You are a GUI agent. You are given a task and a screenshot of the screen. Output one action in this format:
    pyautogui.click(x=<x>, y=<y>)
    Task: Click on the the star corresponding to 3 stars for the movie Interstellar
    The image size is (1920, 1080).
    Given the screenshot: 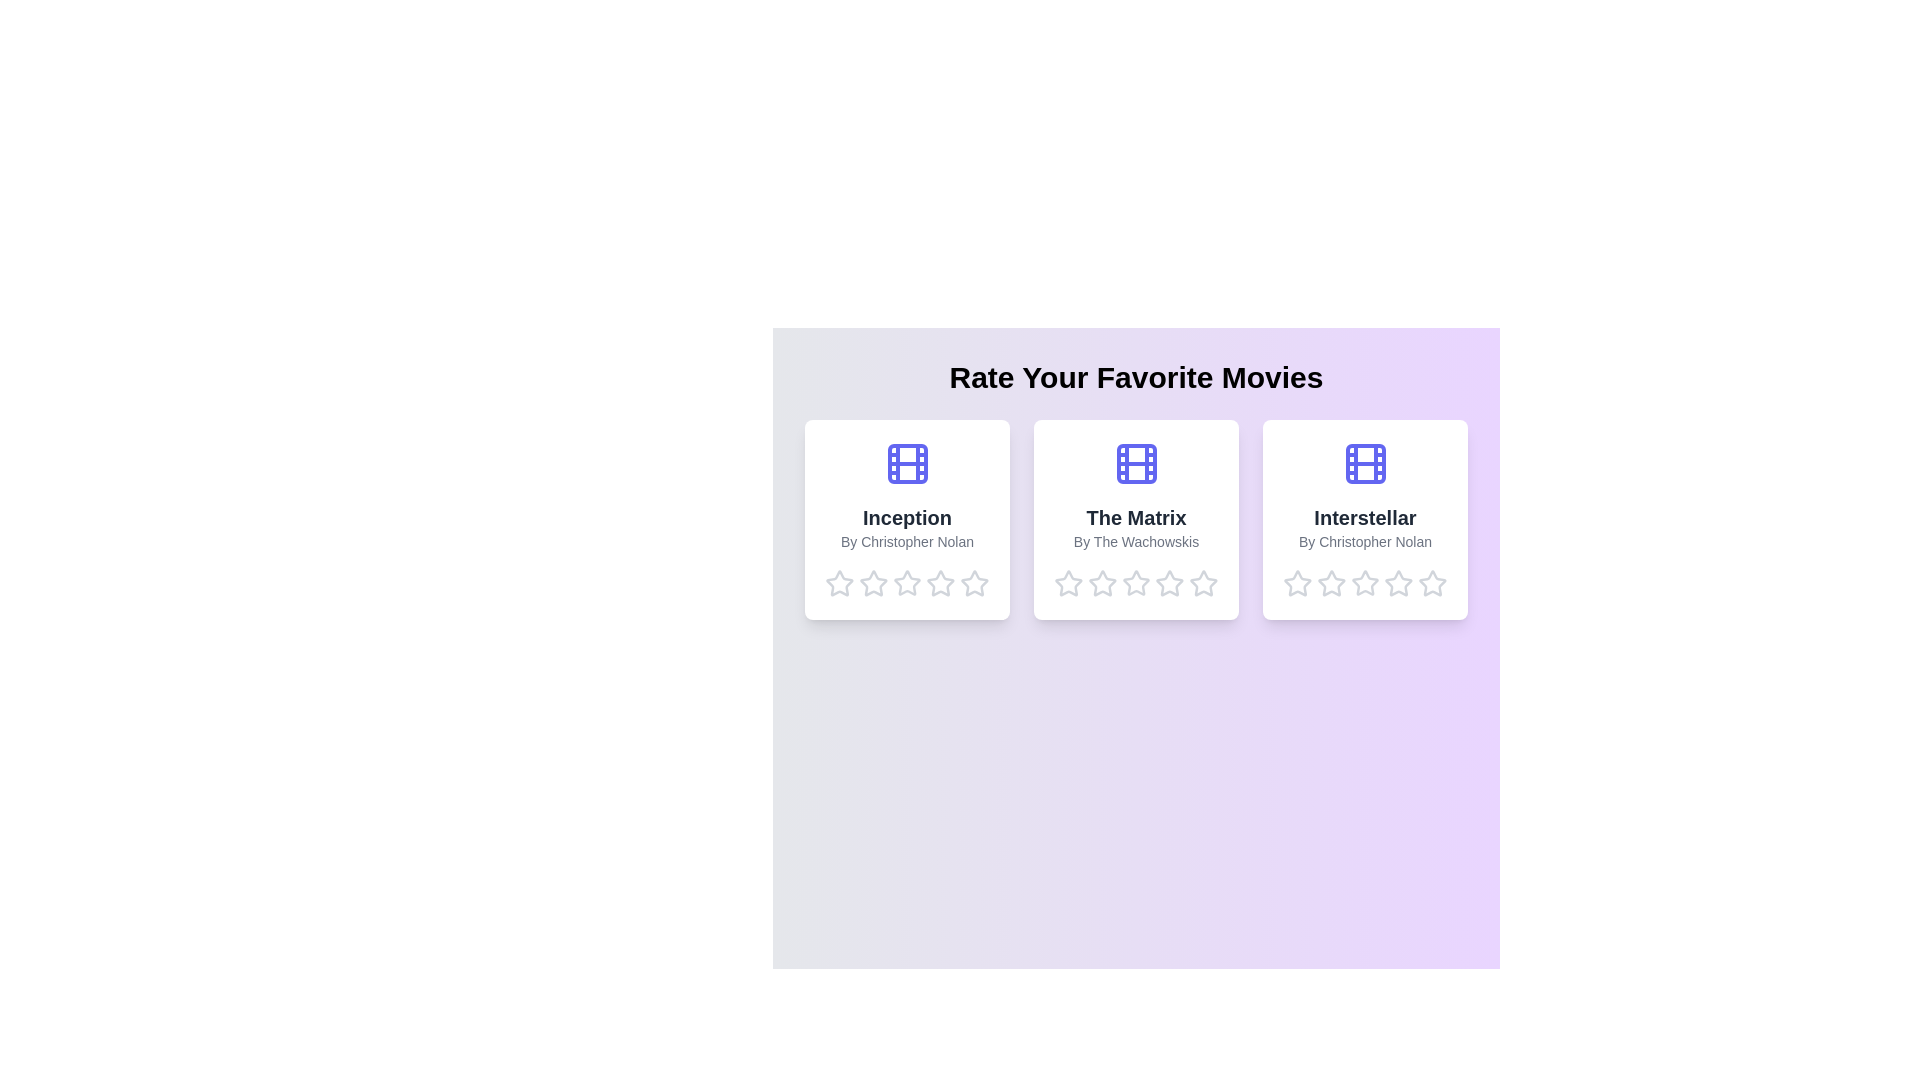 What is the action you would take?
    pyautogui.click(x=1364, y=583)
    